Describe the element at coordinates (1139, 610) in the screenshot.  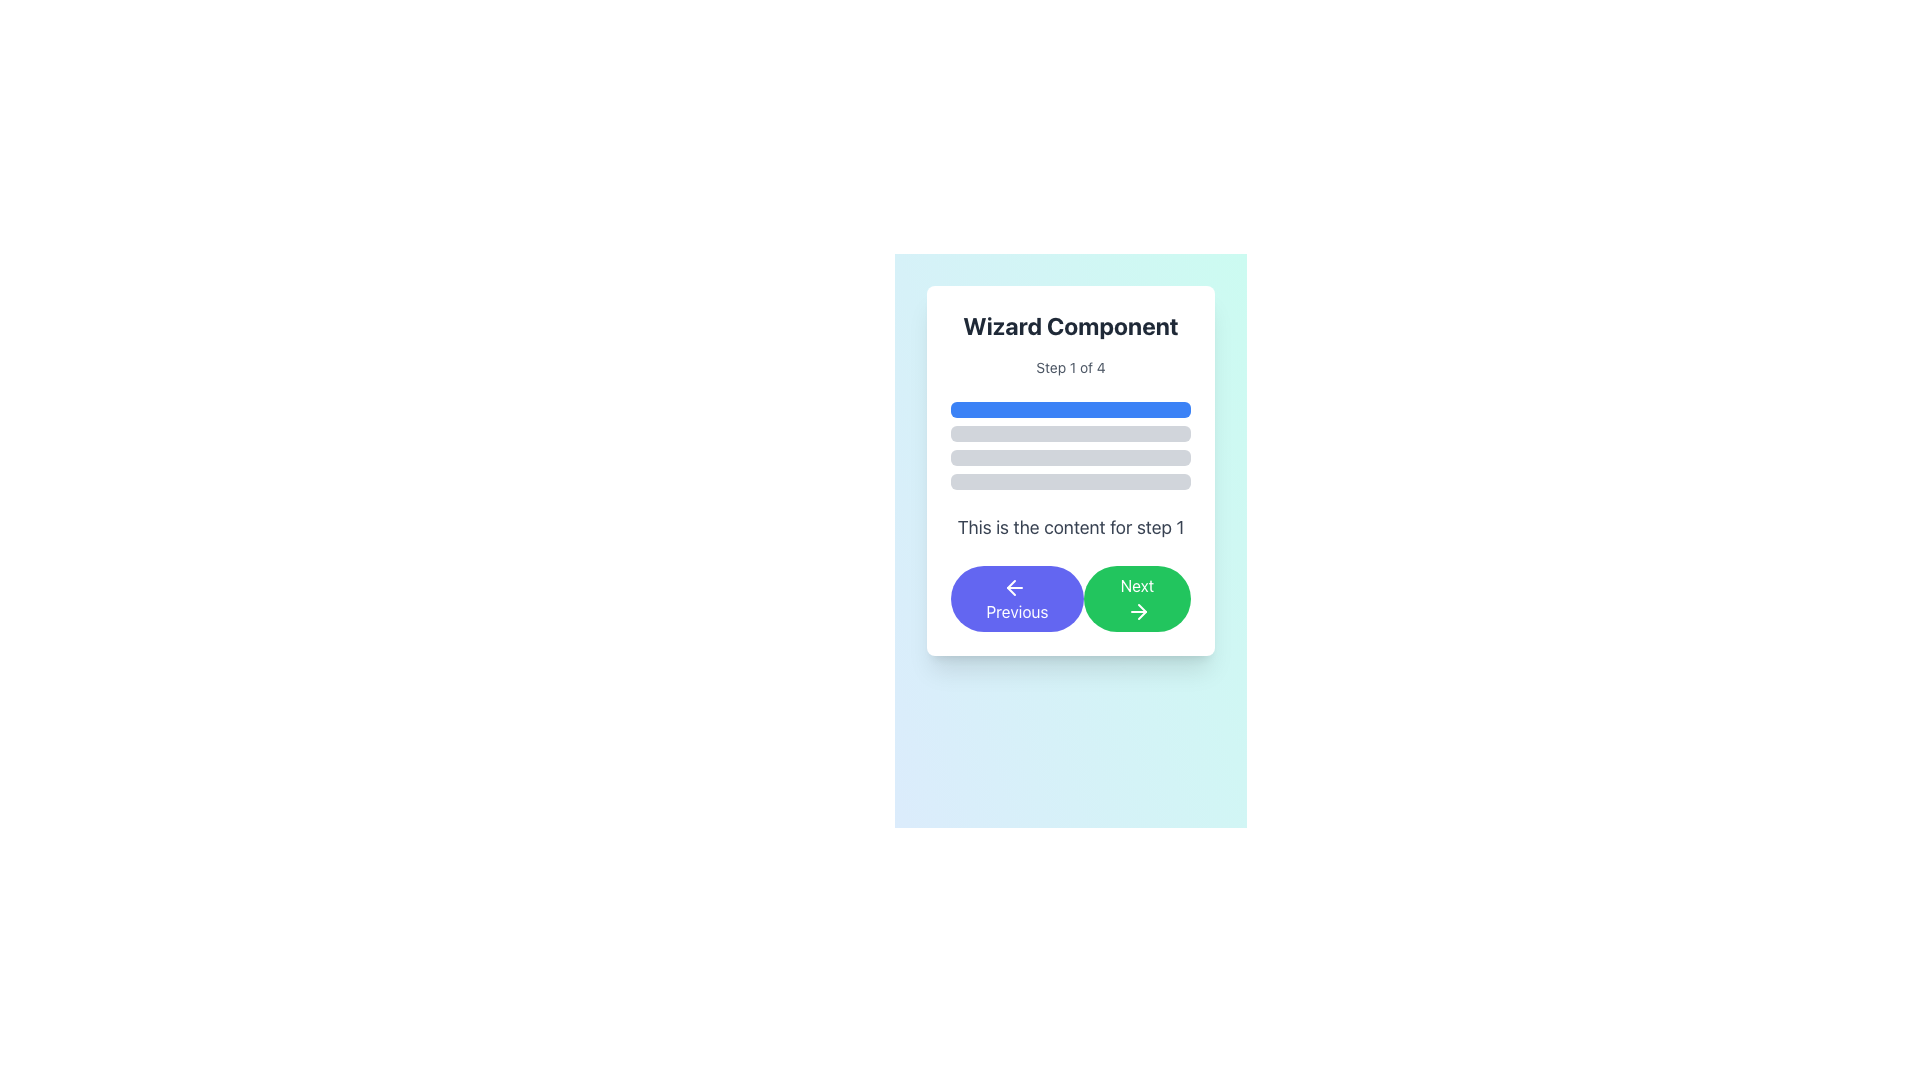
I see `the right-pointing arrow icon within the 'Next' button located at the bottom-right of the dialog` at that location.